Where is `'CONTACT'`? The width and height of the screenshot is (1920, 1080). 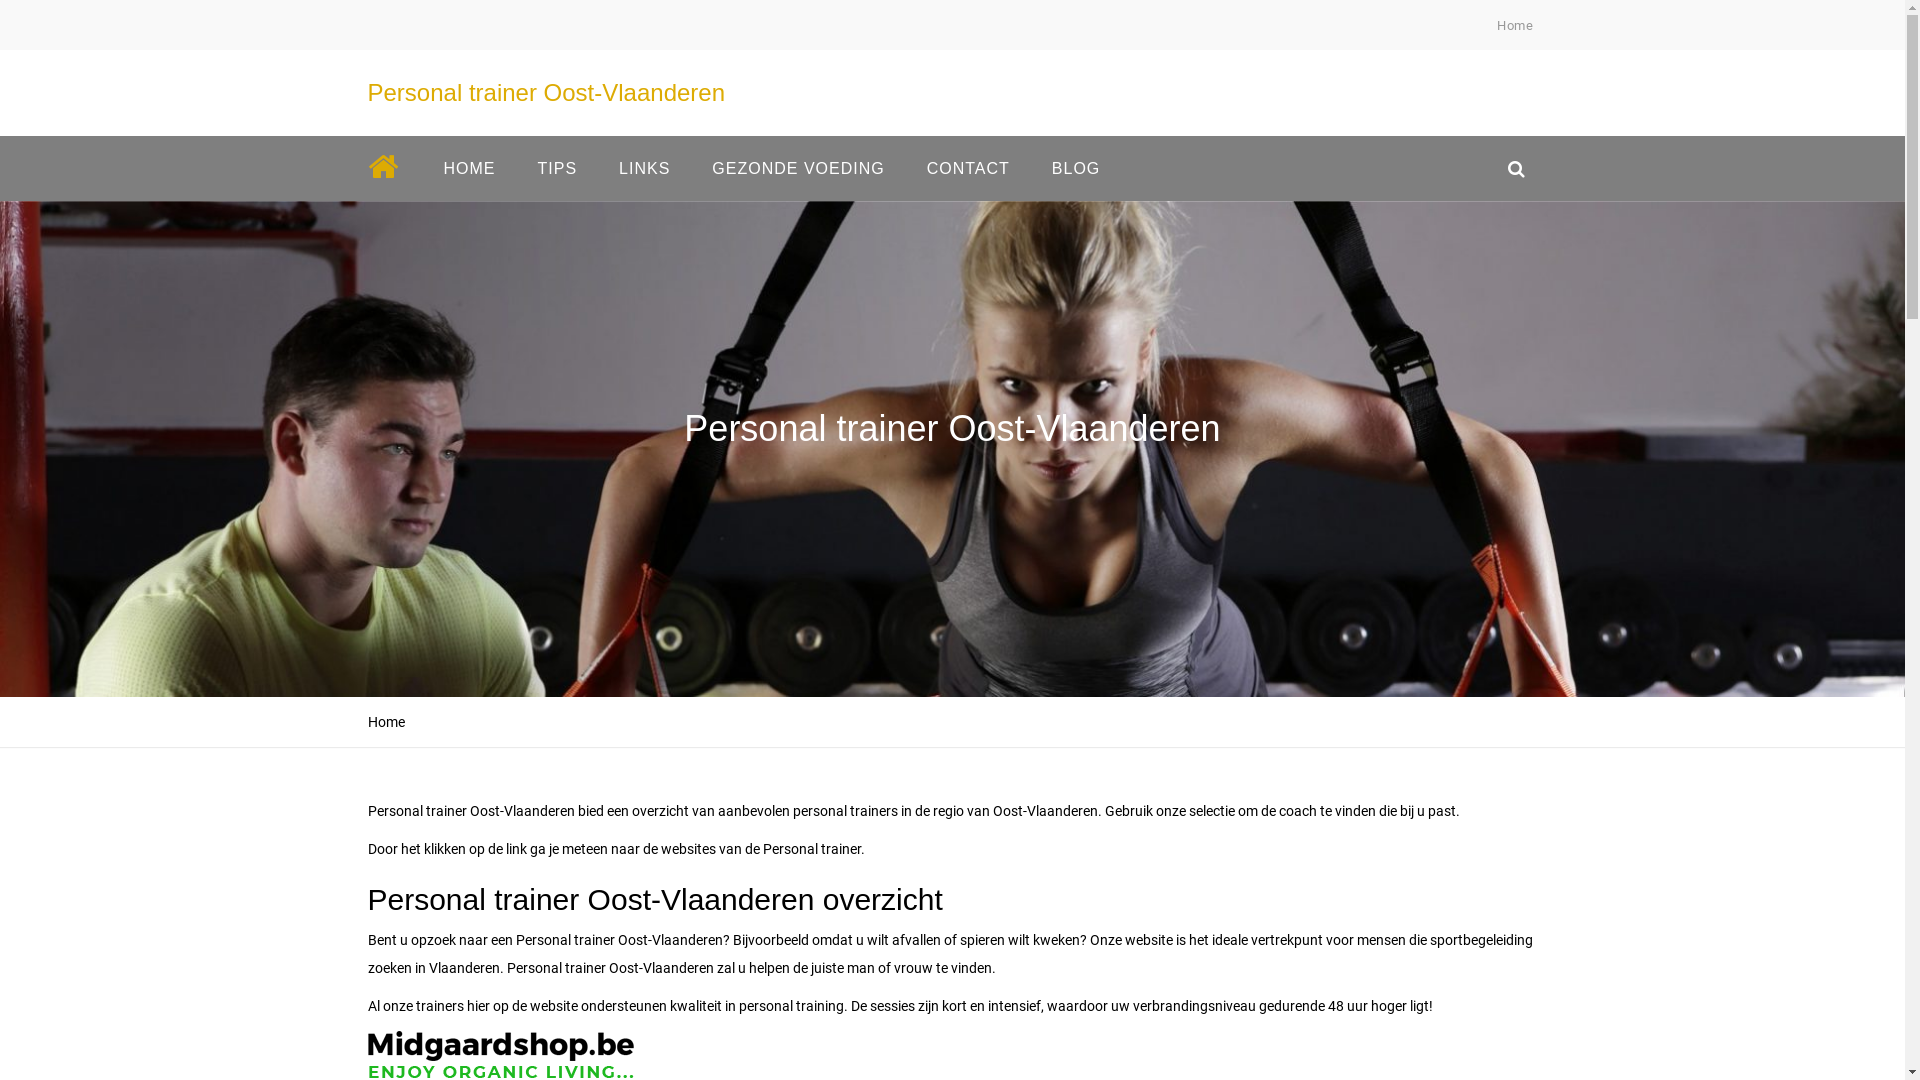
'CONTACT' is located at coordinates (968, 167).